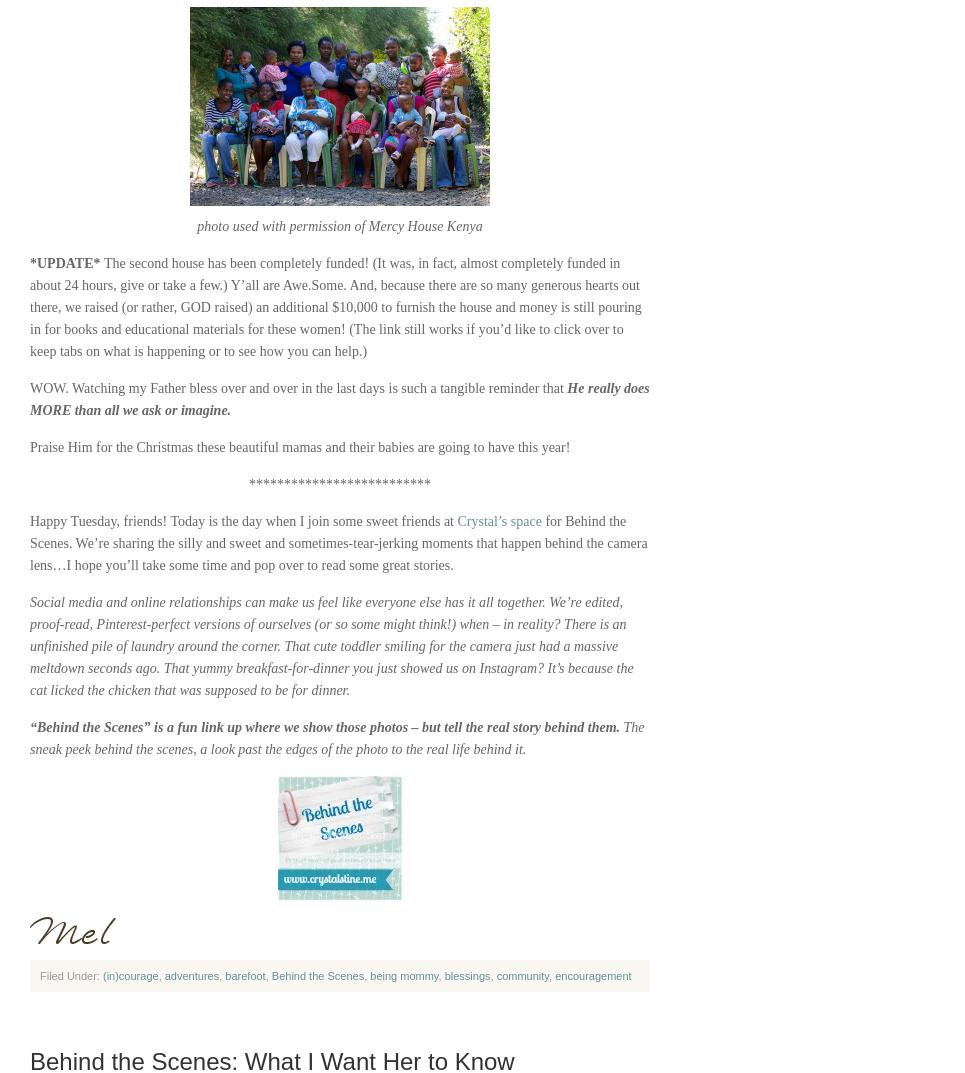  I want to click on '**************************', so click(339, 483).